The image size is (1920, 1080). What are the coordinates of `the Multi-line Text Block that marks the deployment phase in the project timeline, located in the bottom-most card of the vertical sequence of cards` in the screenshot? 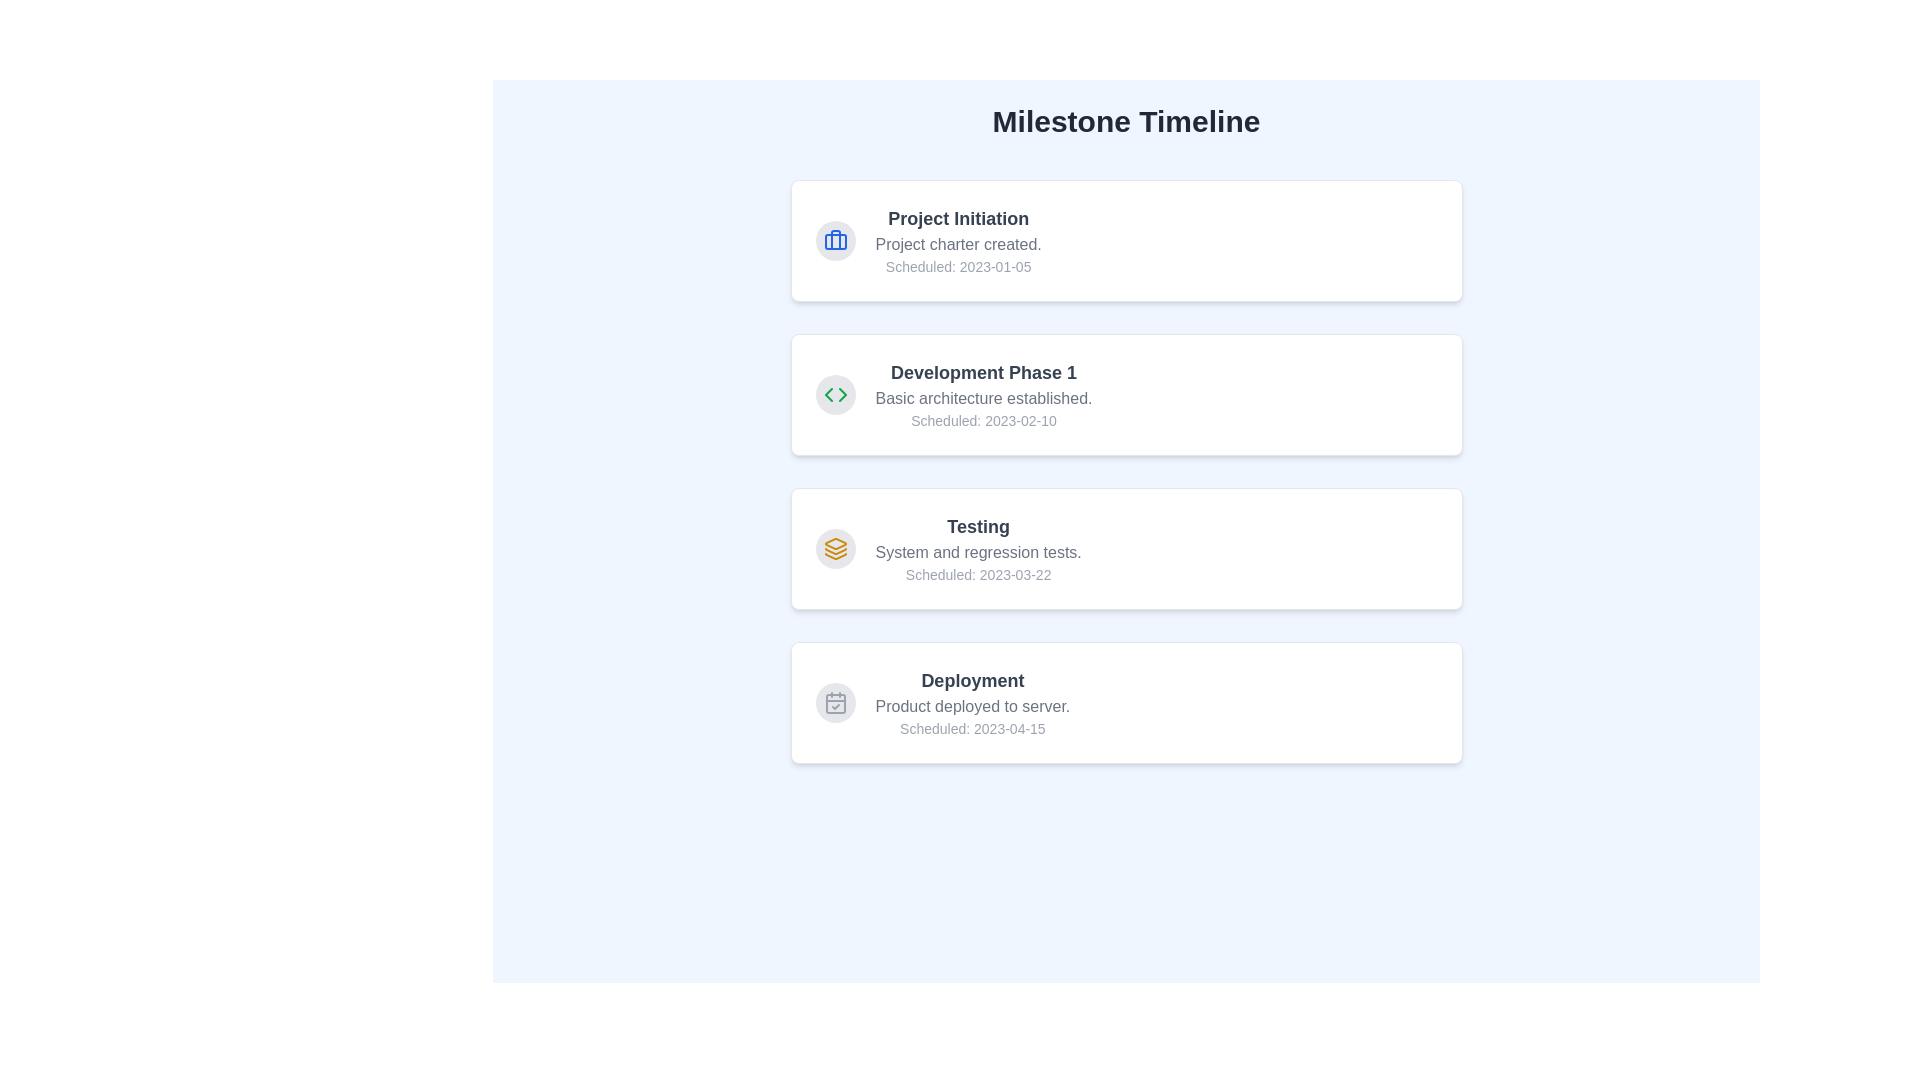 It's located at (972, 701).